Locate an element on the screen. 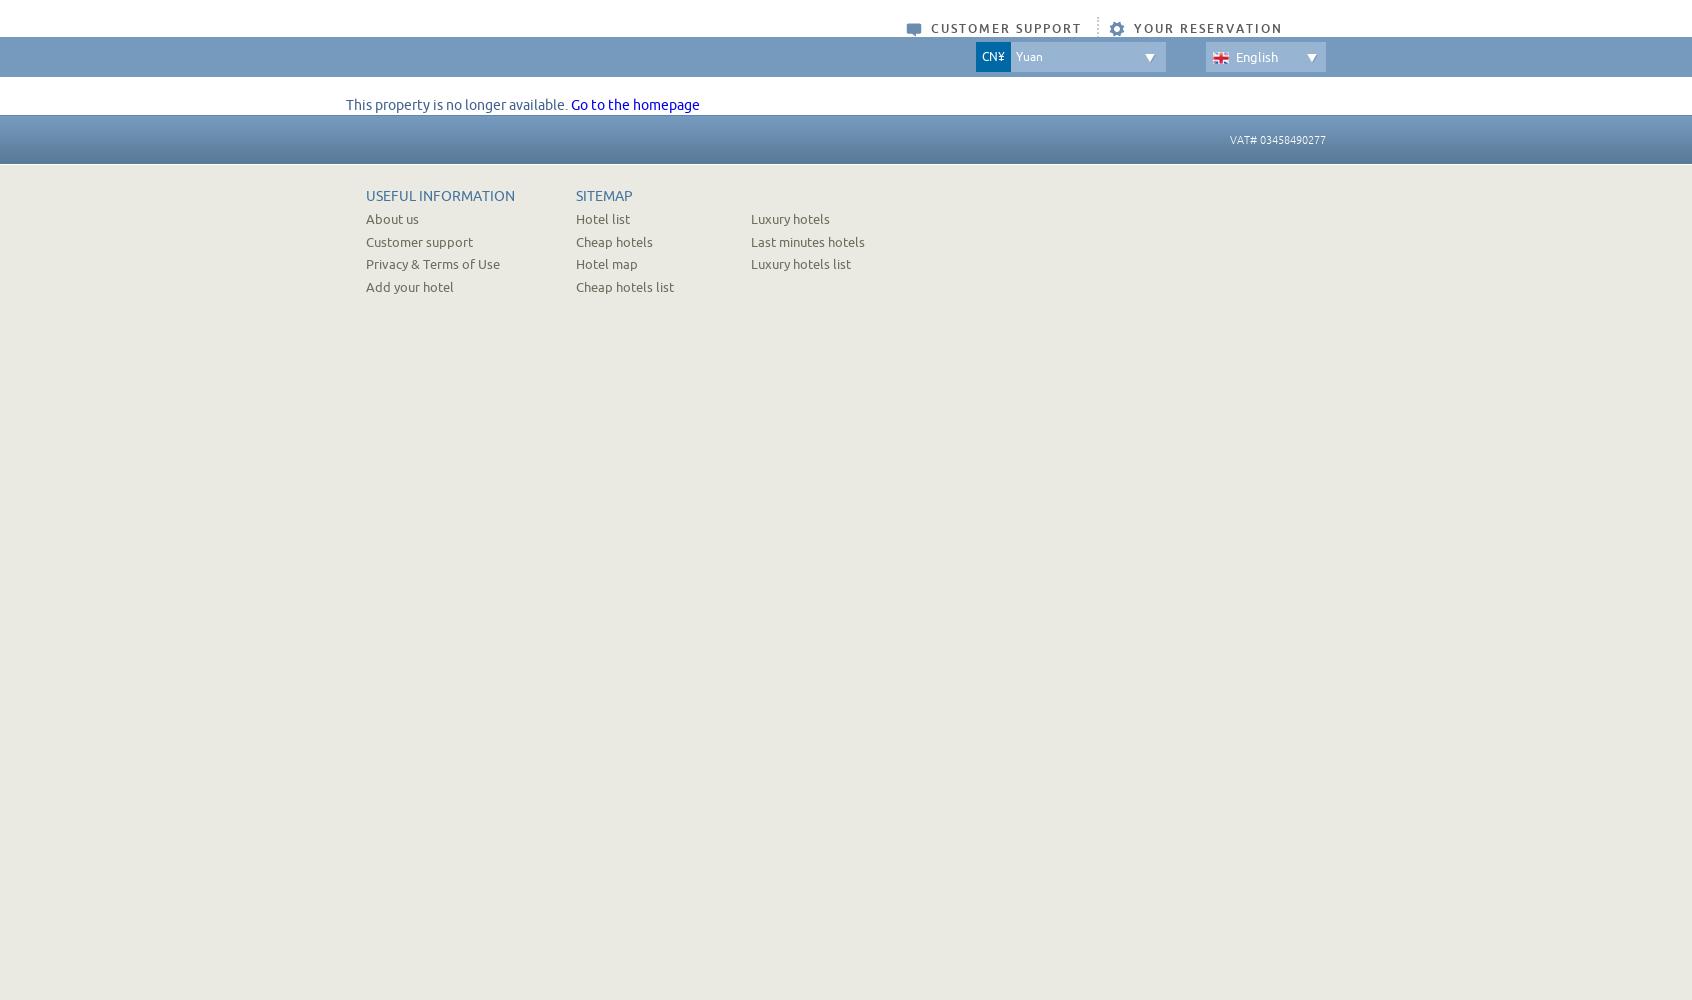  'VAT# 03458490277' is located at coordinates (1230, 140).